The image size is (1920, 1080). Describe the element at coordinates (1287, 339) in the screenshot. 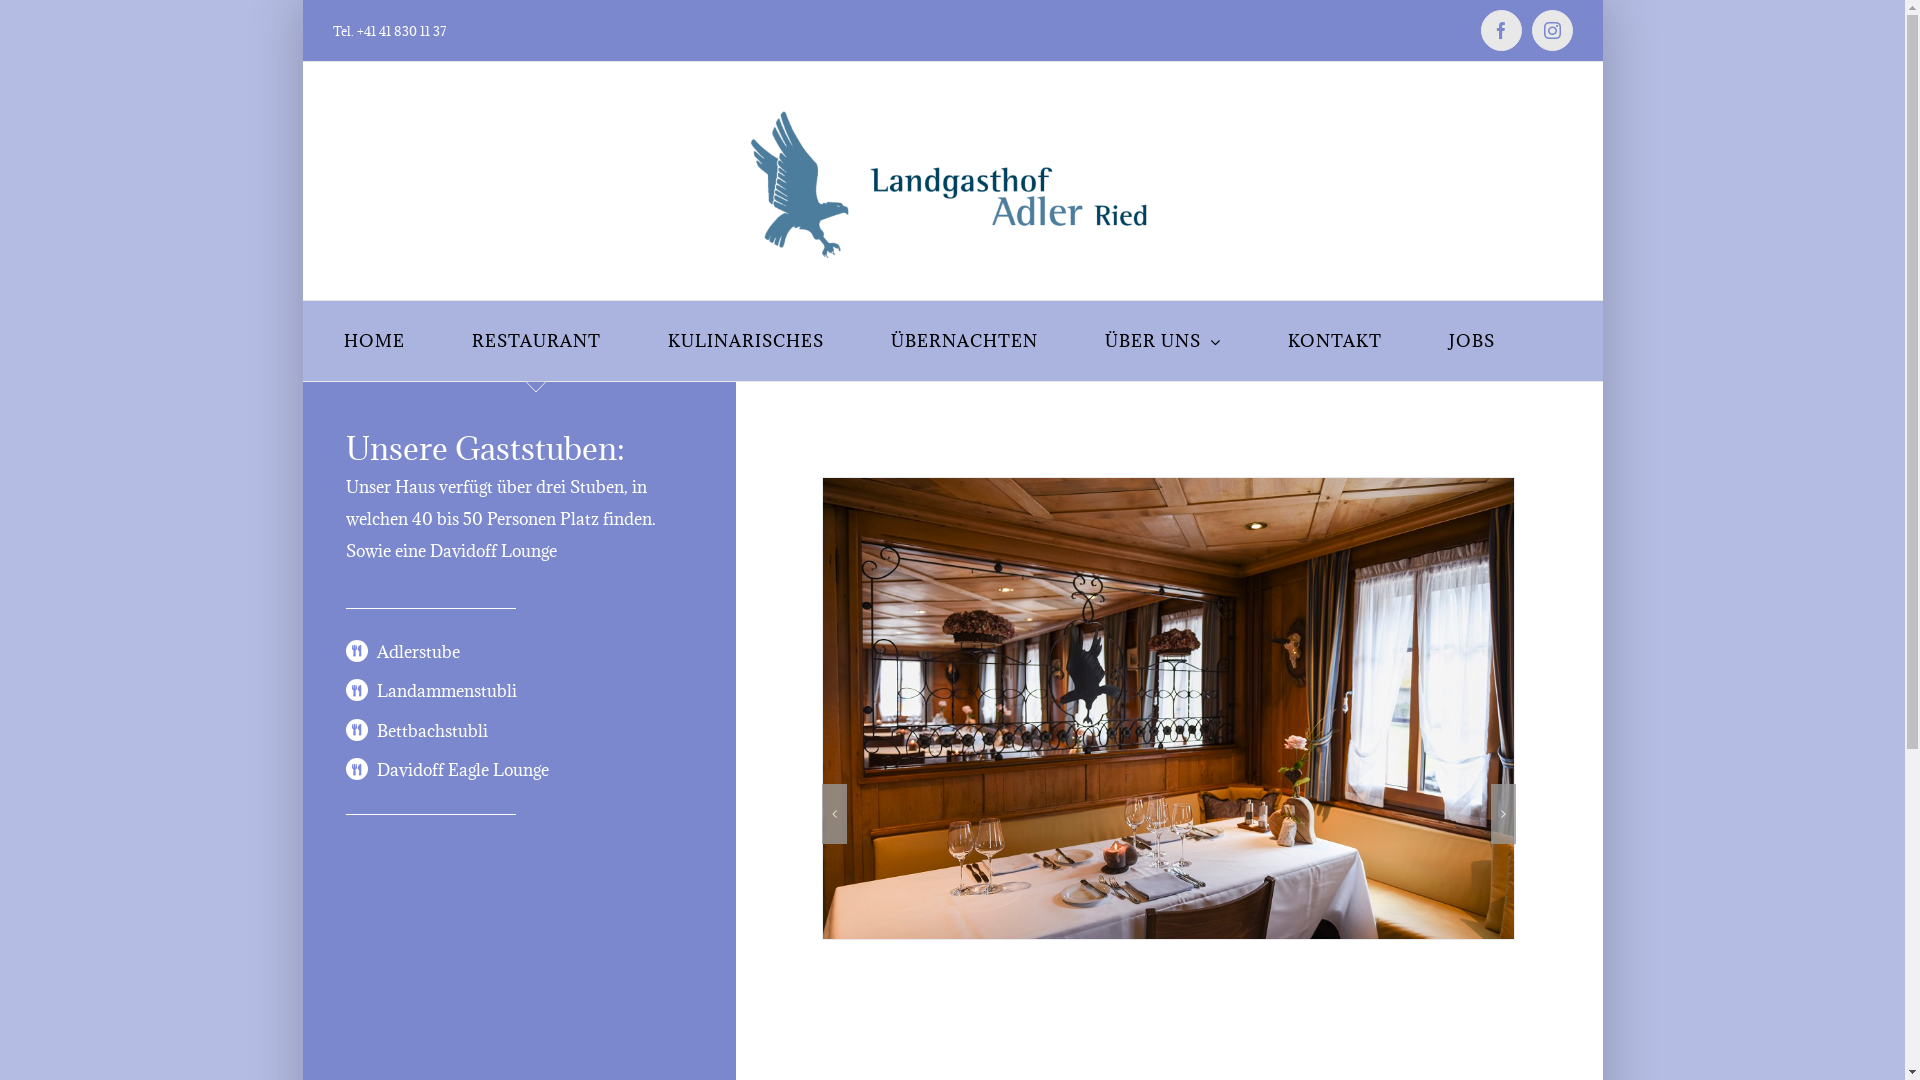

I see `'KONTAKT'` at that location.